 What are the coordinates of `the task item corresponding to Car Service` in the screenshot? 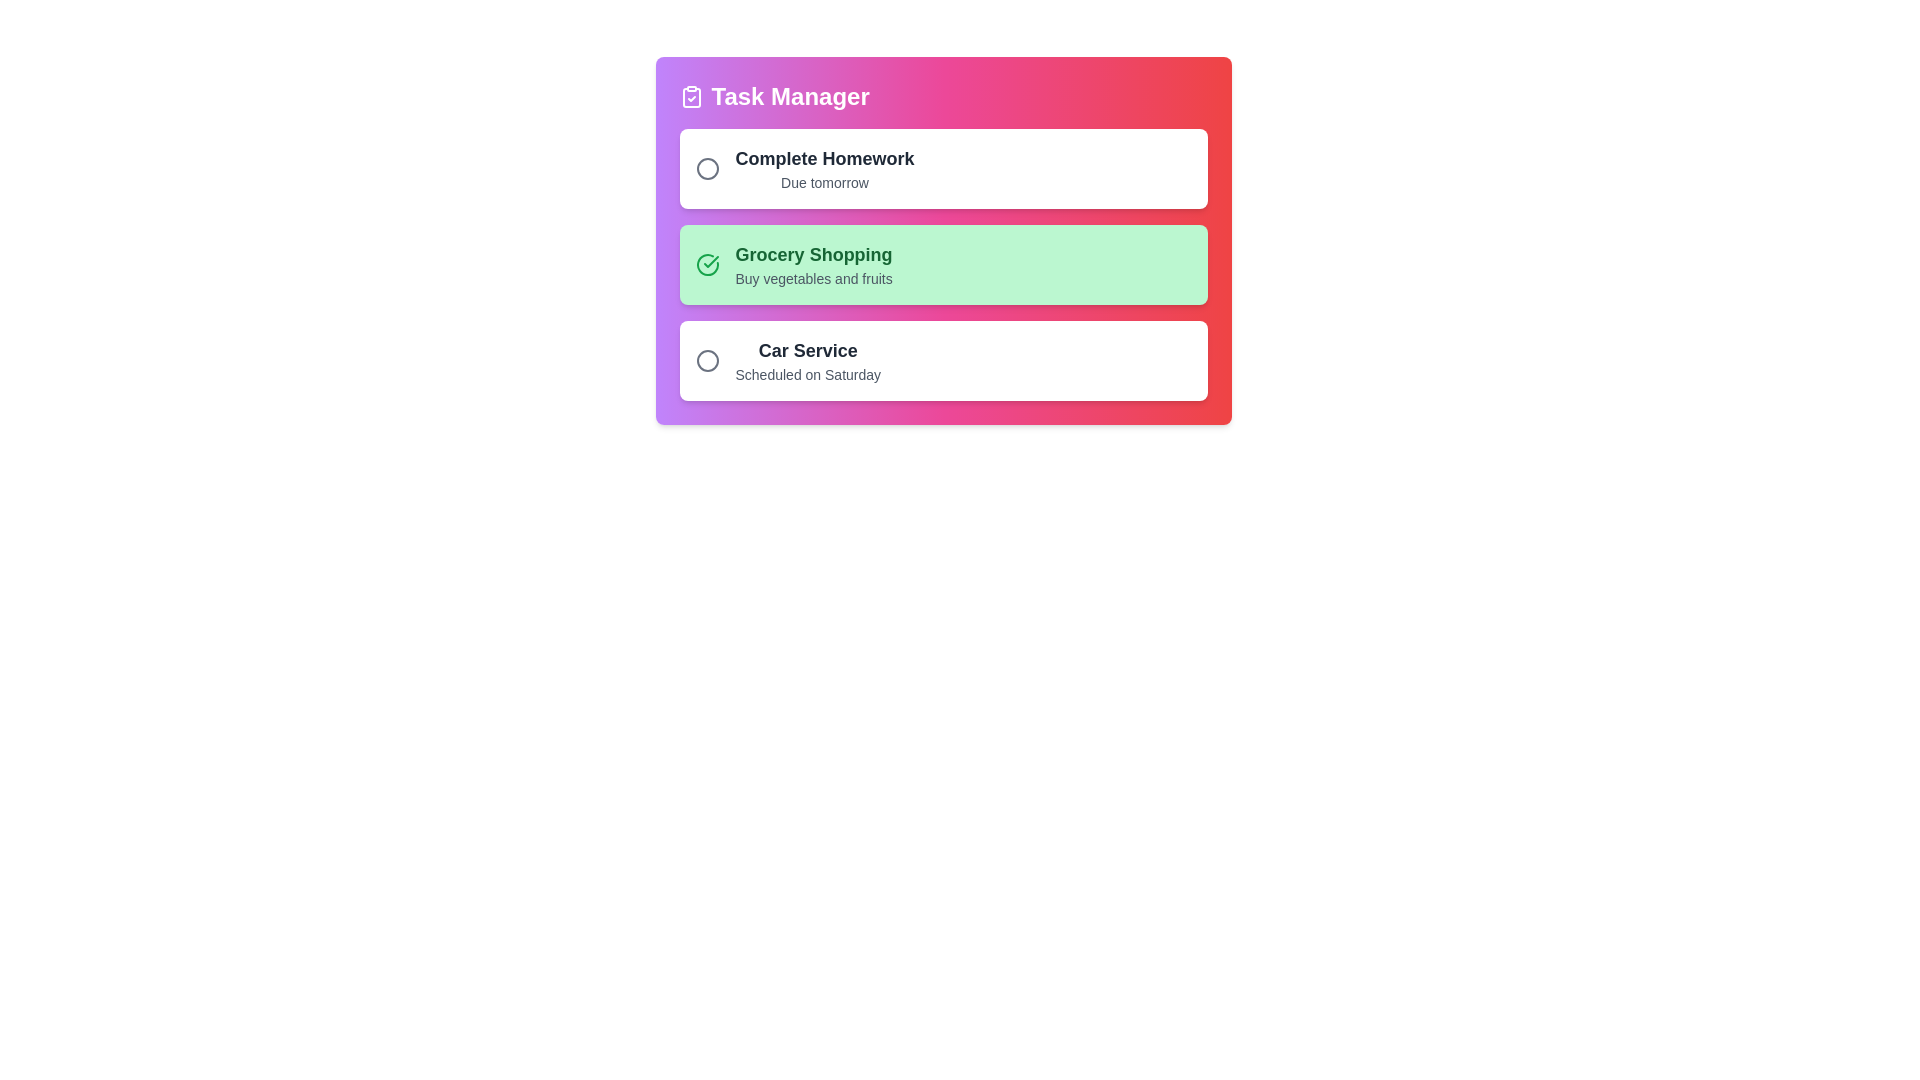 It's located at (942, 361).